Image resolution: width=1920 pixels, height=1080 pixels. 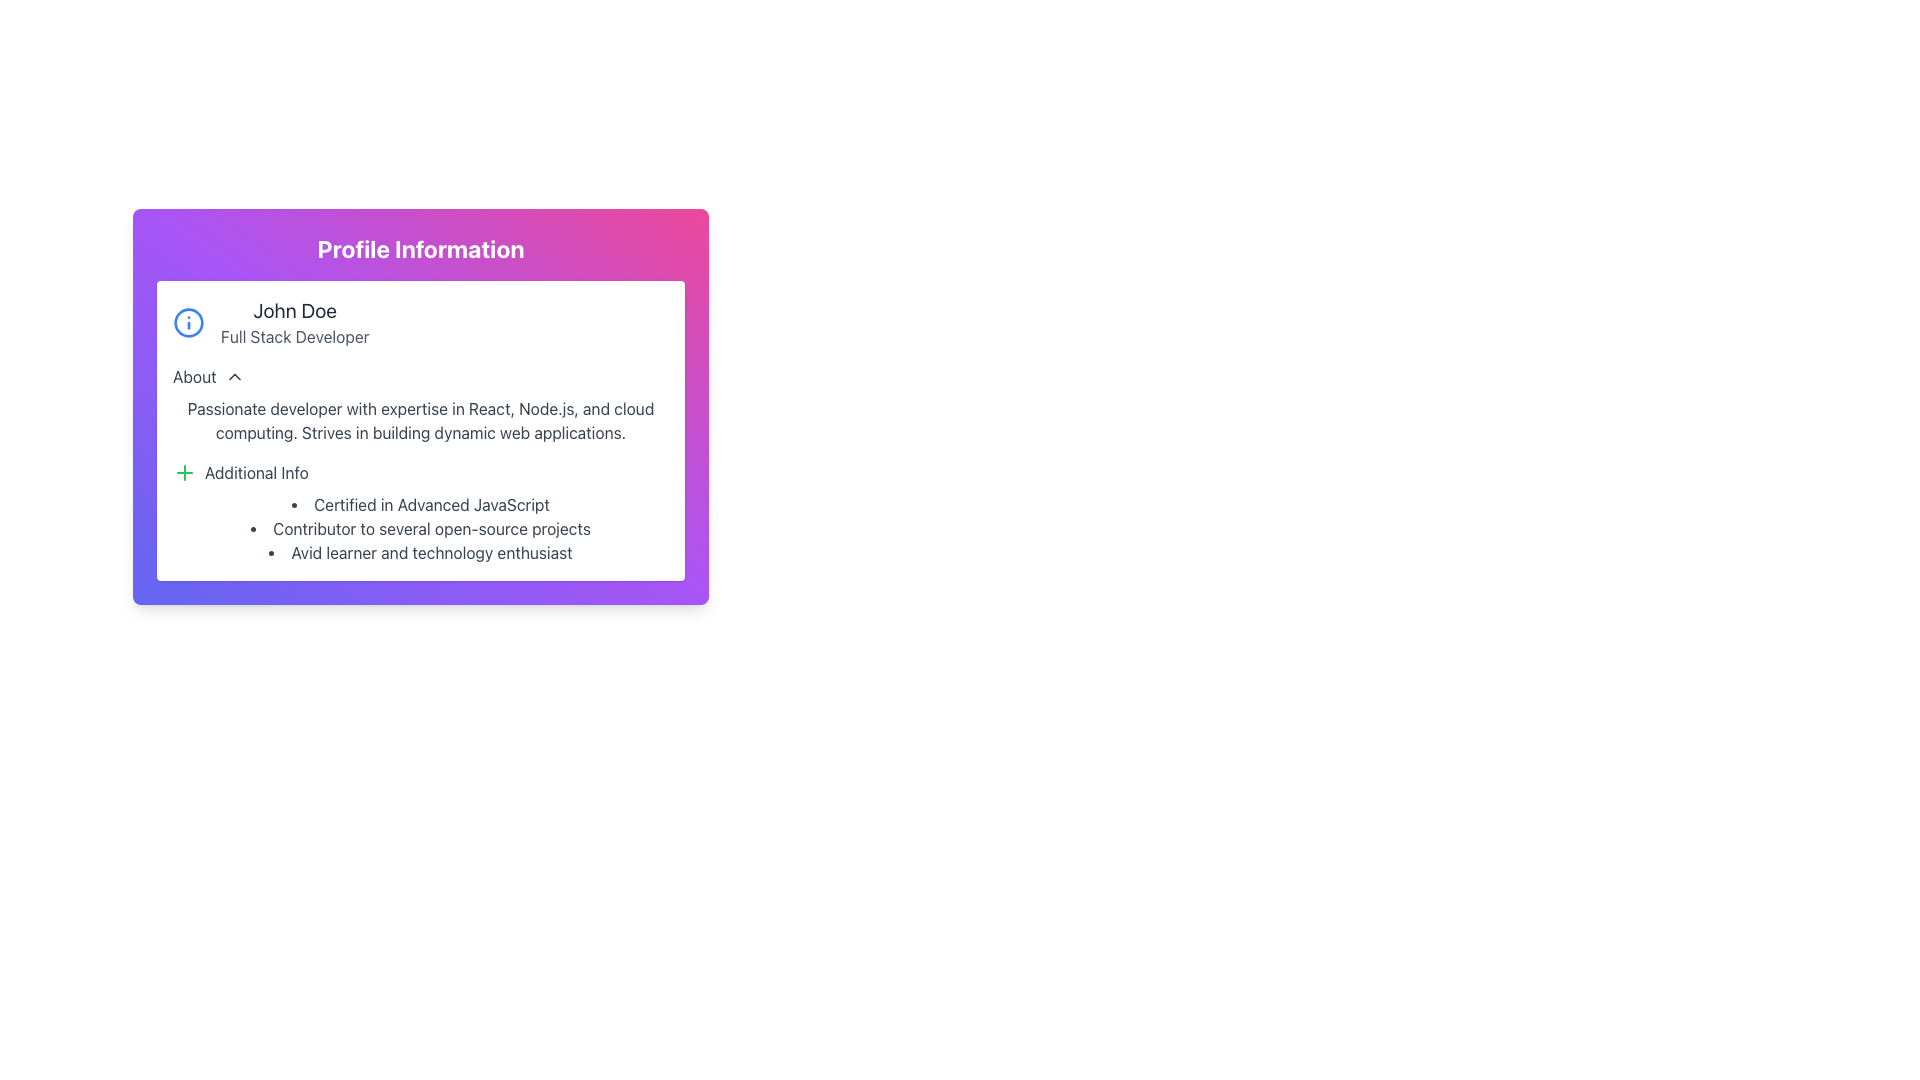 I want to click on the downward-pointing chevron arrow icon, which is styled in a bold outline and located adjacent to the 'About' text, so click(x=234, y=377).